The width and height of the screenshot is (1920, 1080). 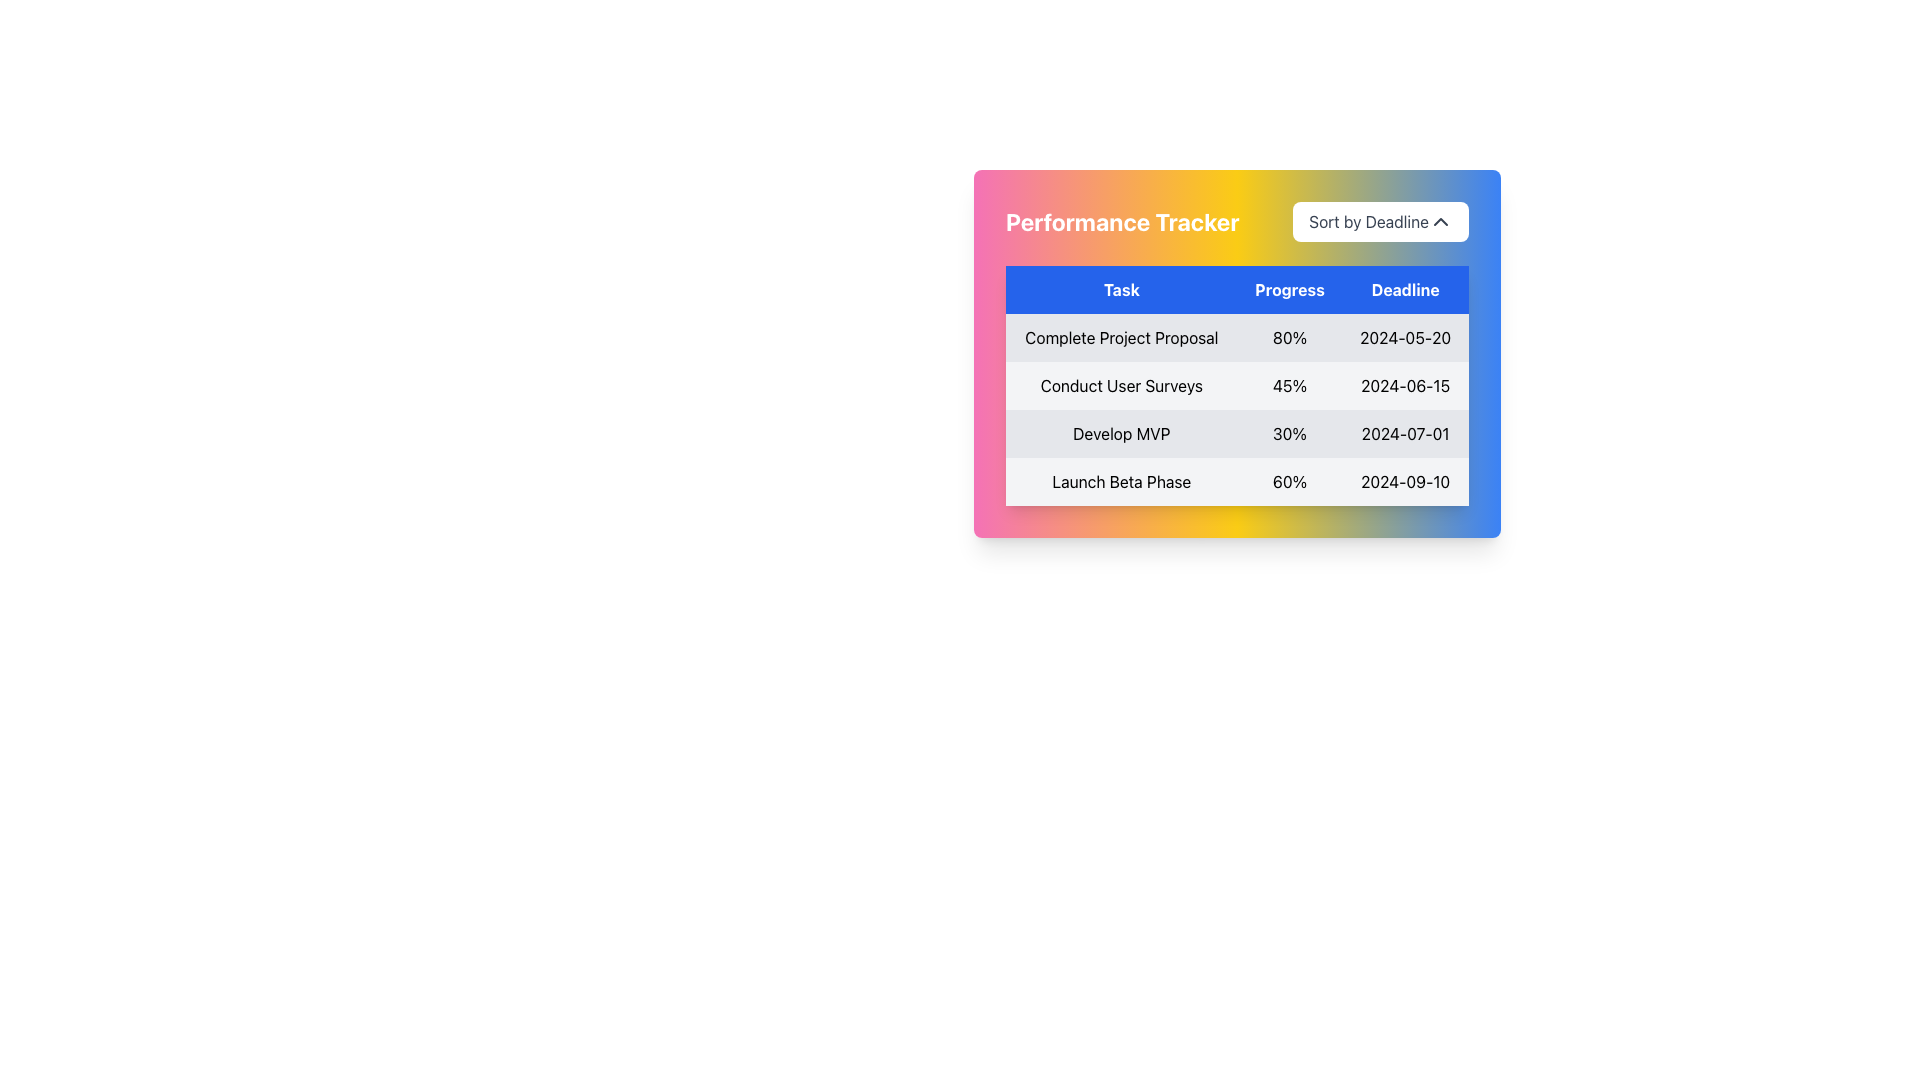 What do you see at coordinates (1236, 482) in the screenshot?
I see `the last row in the Performance Tracker table that contains 'Launch Beta Phase', '60%', and '2024-09-10'` at bounding box center [1236, 482].